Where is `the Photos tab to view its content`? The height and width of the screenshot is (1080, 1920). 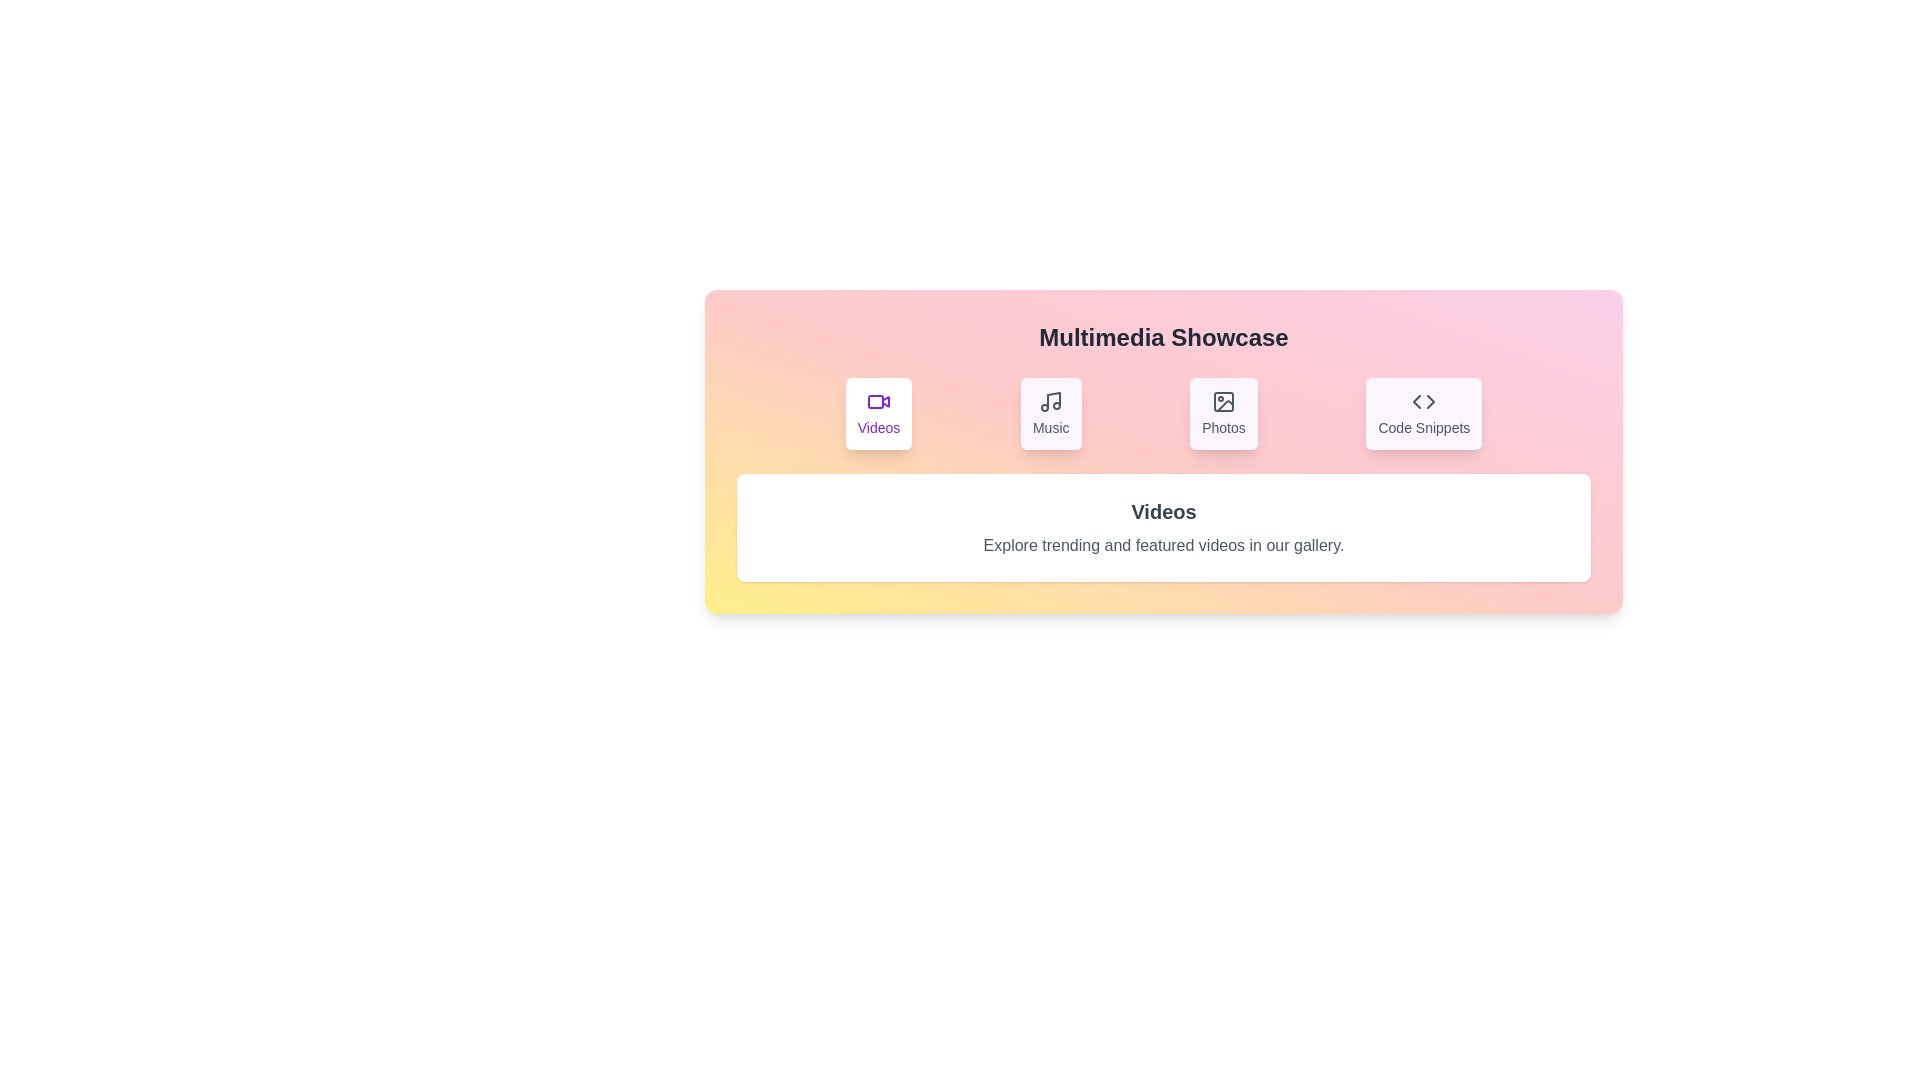
the Photos tab to view its content is located at coordinates (1222, 412).